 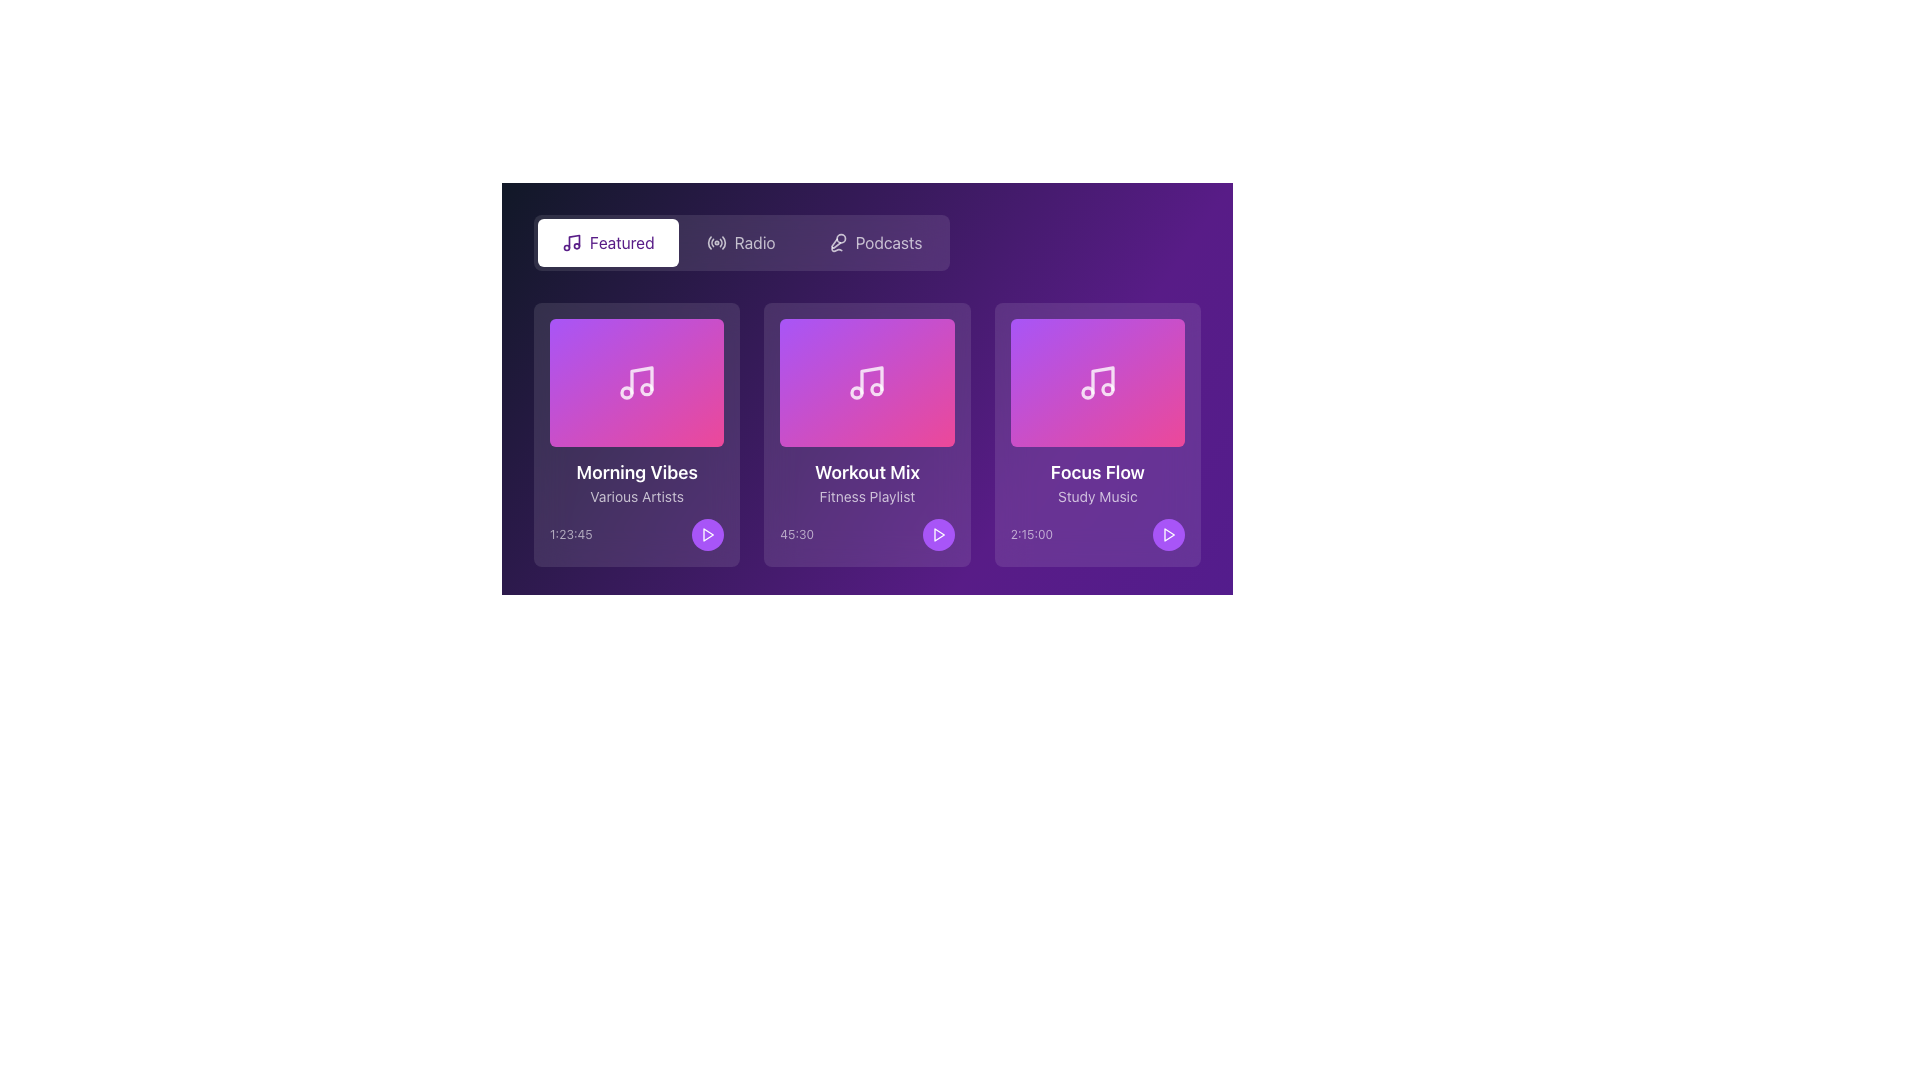 I want to click on the rightward-pointing purple triangular icon within the circular button on the 'Focus Flow' music card, so click(x=1169, y=534).